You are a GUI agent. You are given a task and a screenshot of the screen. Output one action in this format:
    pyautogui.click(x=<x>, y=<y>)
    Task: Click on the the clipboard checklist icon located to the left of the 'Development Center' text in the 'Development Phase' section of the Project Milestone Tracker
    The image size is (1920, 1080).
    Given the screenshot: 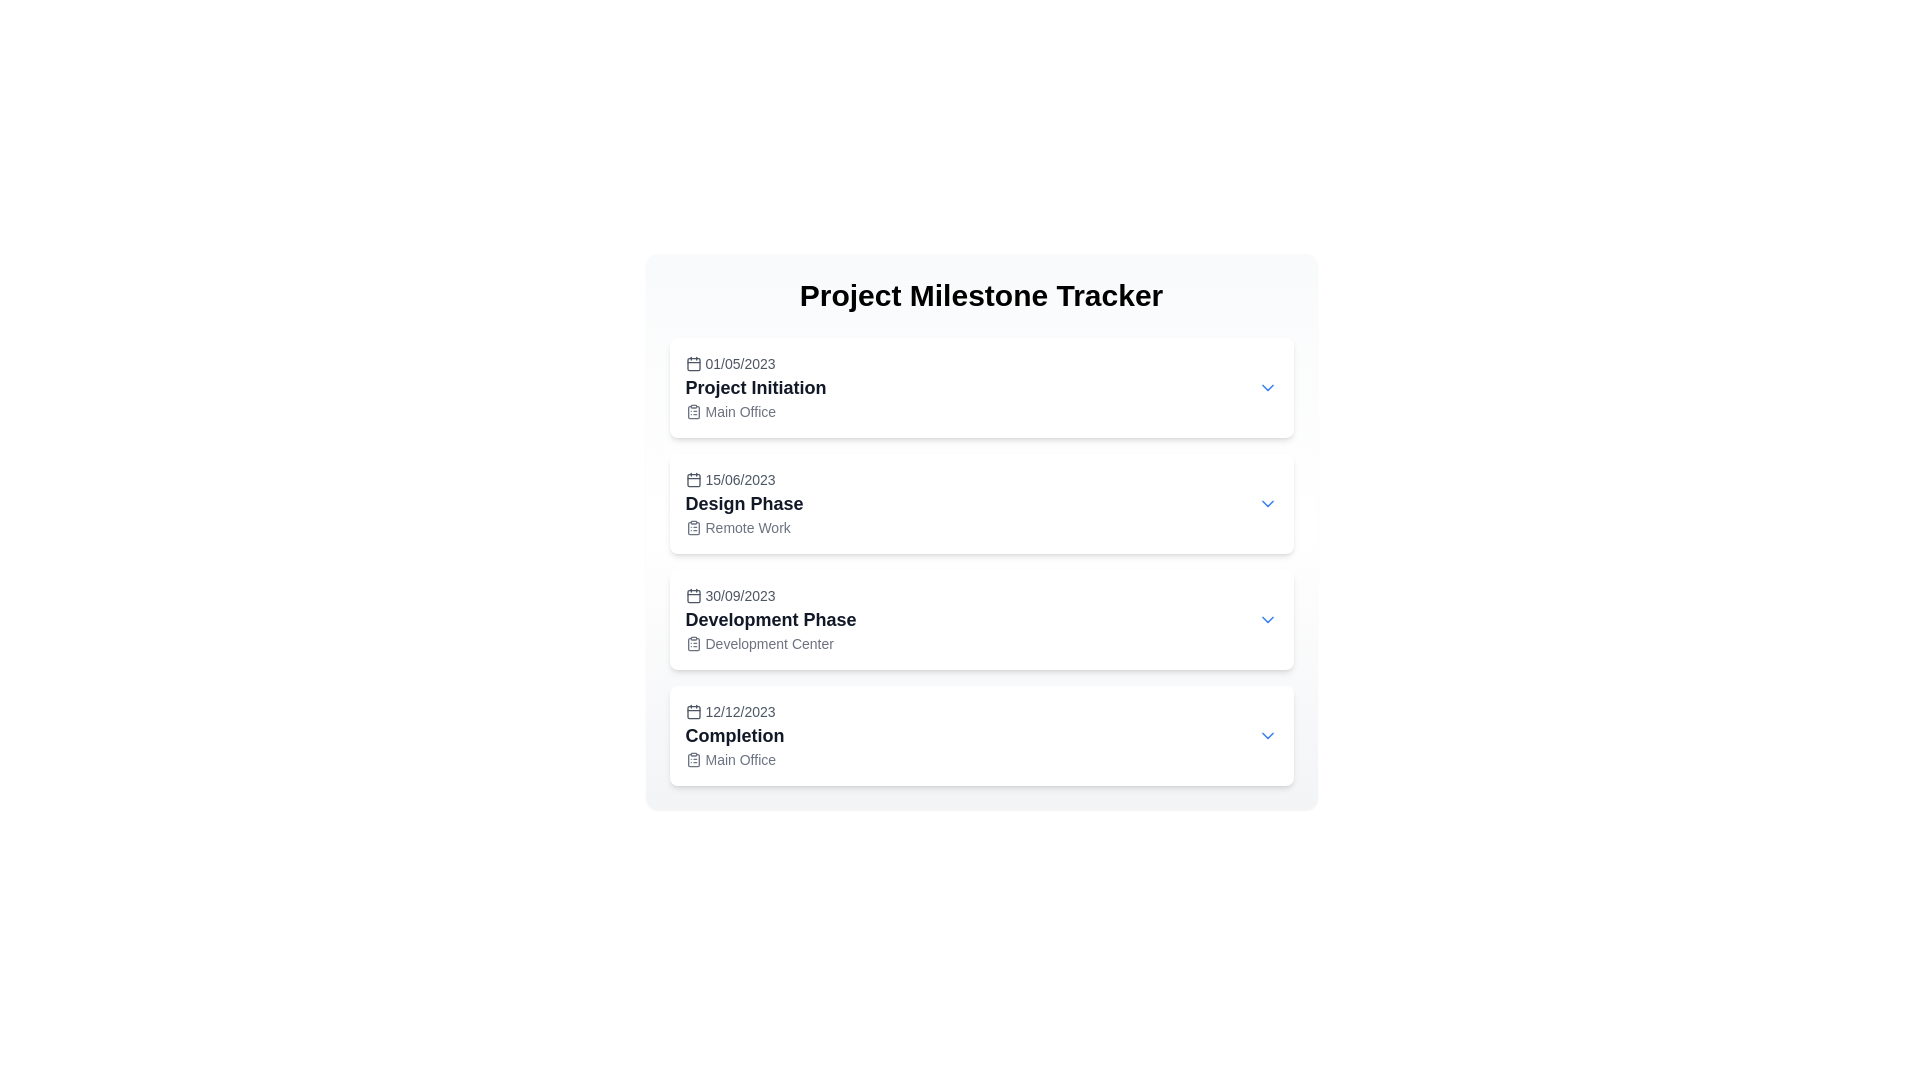 What is the action you would take?
    pyautogui.click(x=693, y=644)
    